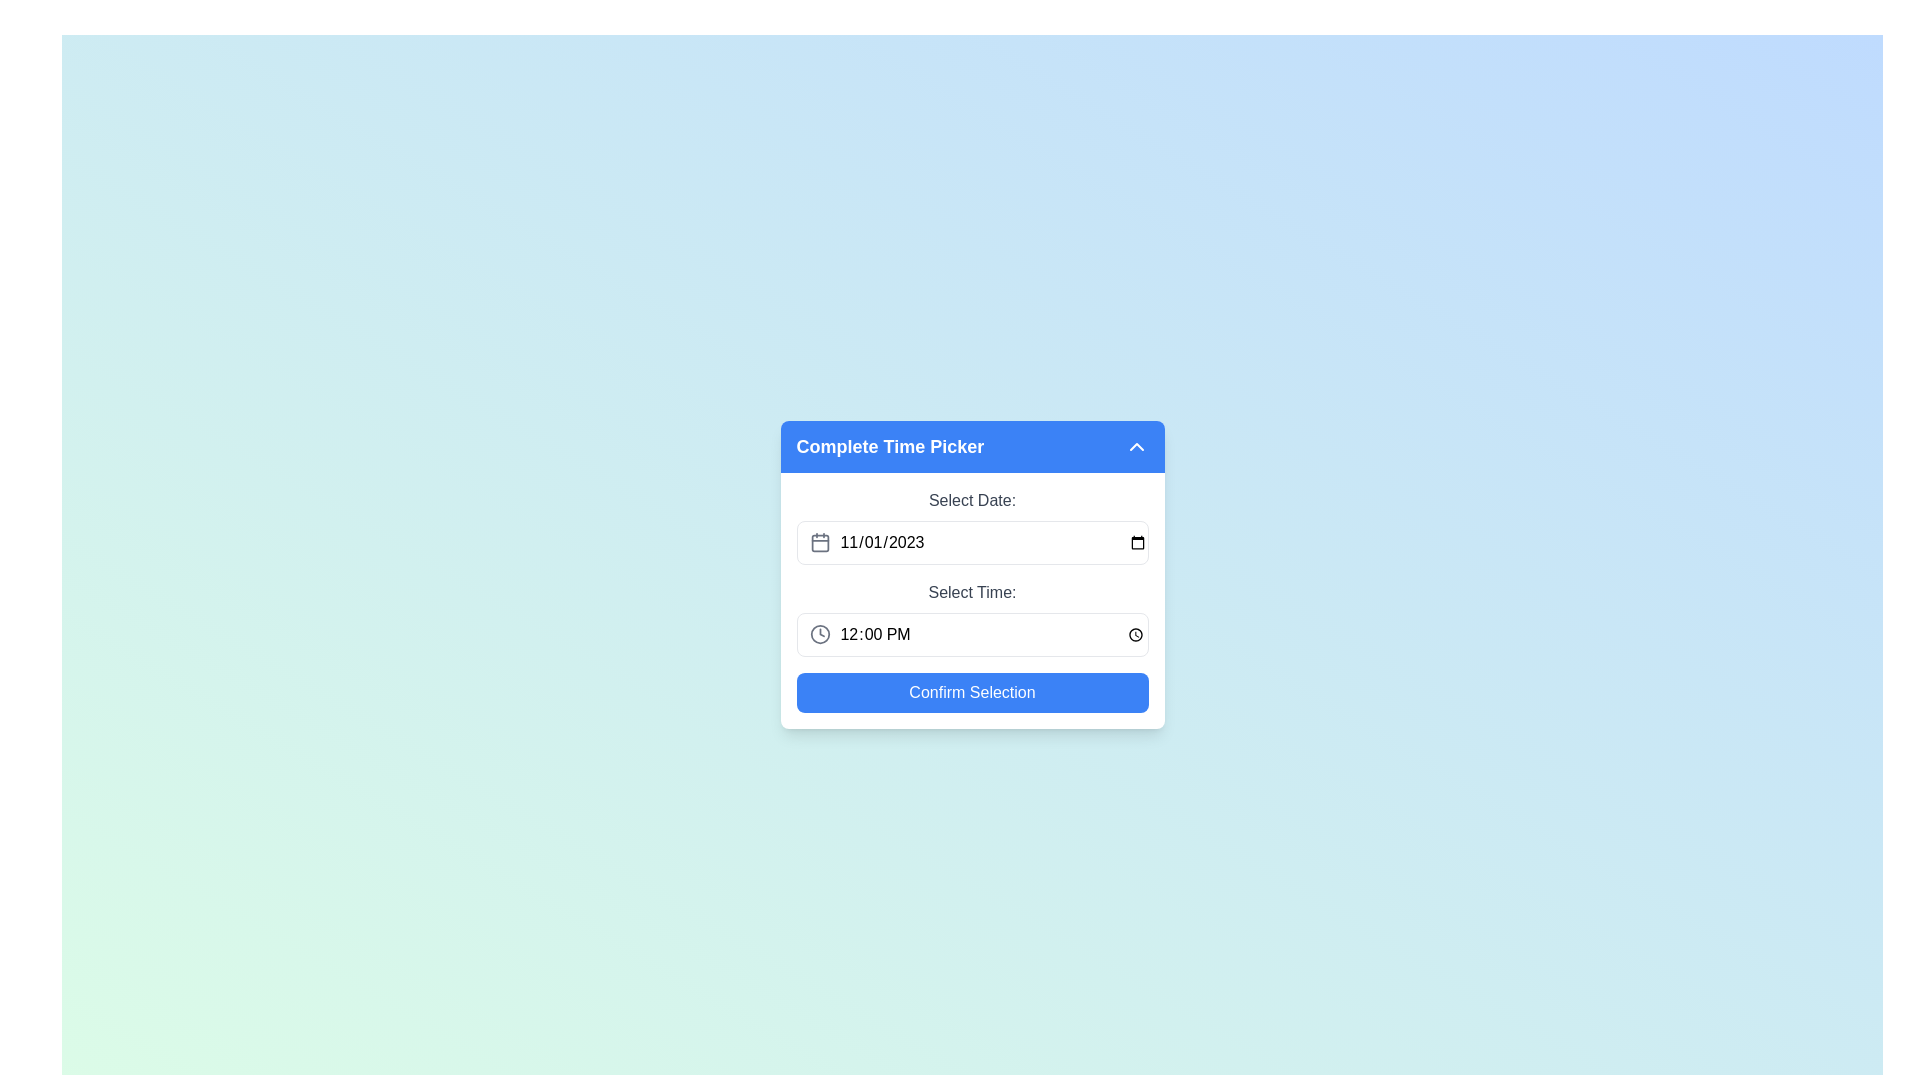  I want to click on text label displaying 'Select Time:' which is styled with a gray font color and positioned above the time selection field, so click(972, 592).